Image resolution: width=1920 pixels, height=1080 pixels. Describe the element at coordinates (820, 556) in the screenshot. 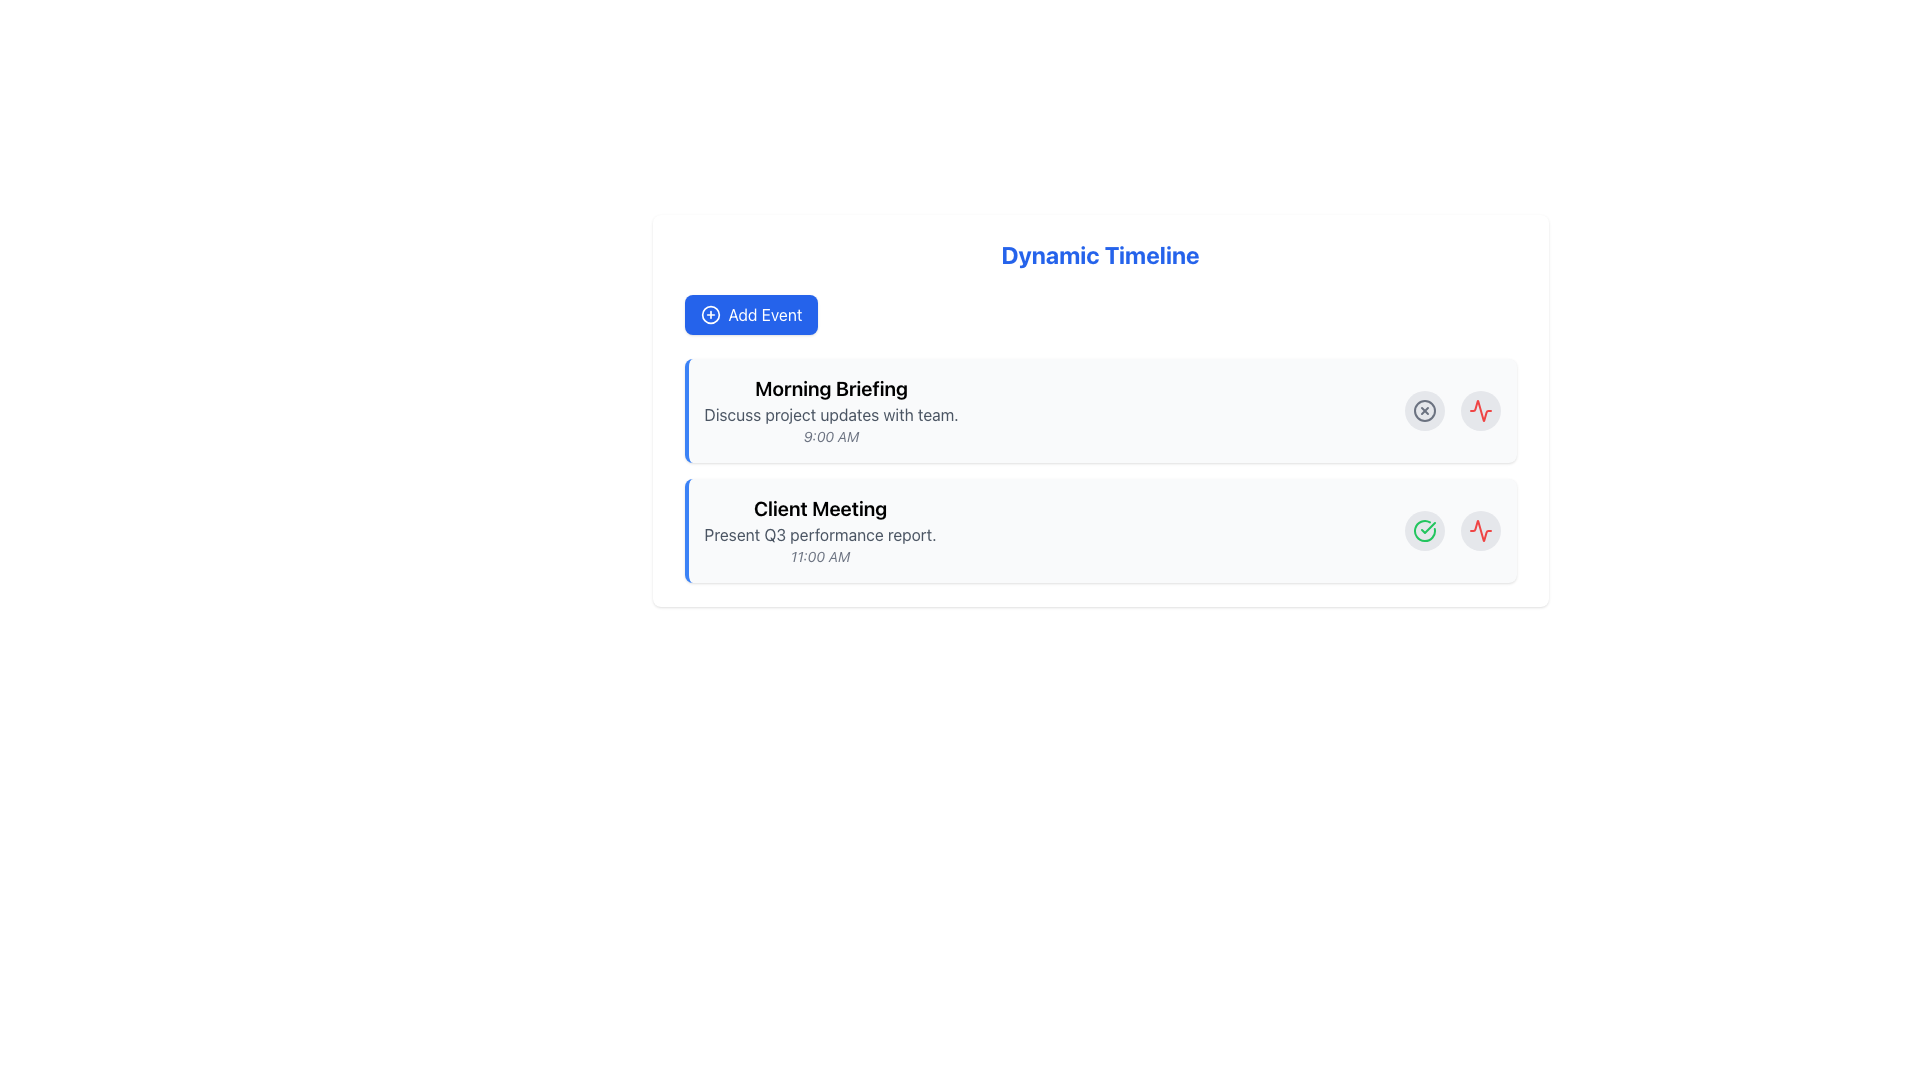

I see `time displayed in the small italicized text label showing '11:00 AM', which is positioned below the meeting agenda description` at that location.